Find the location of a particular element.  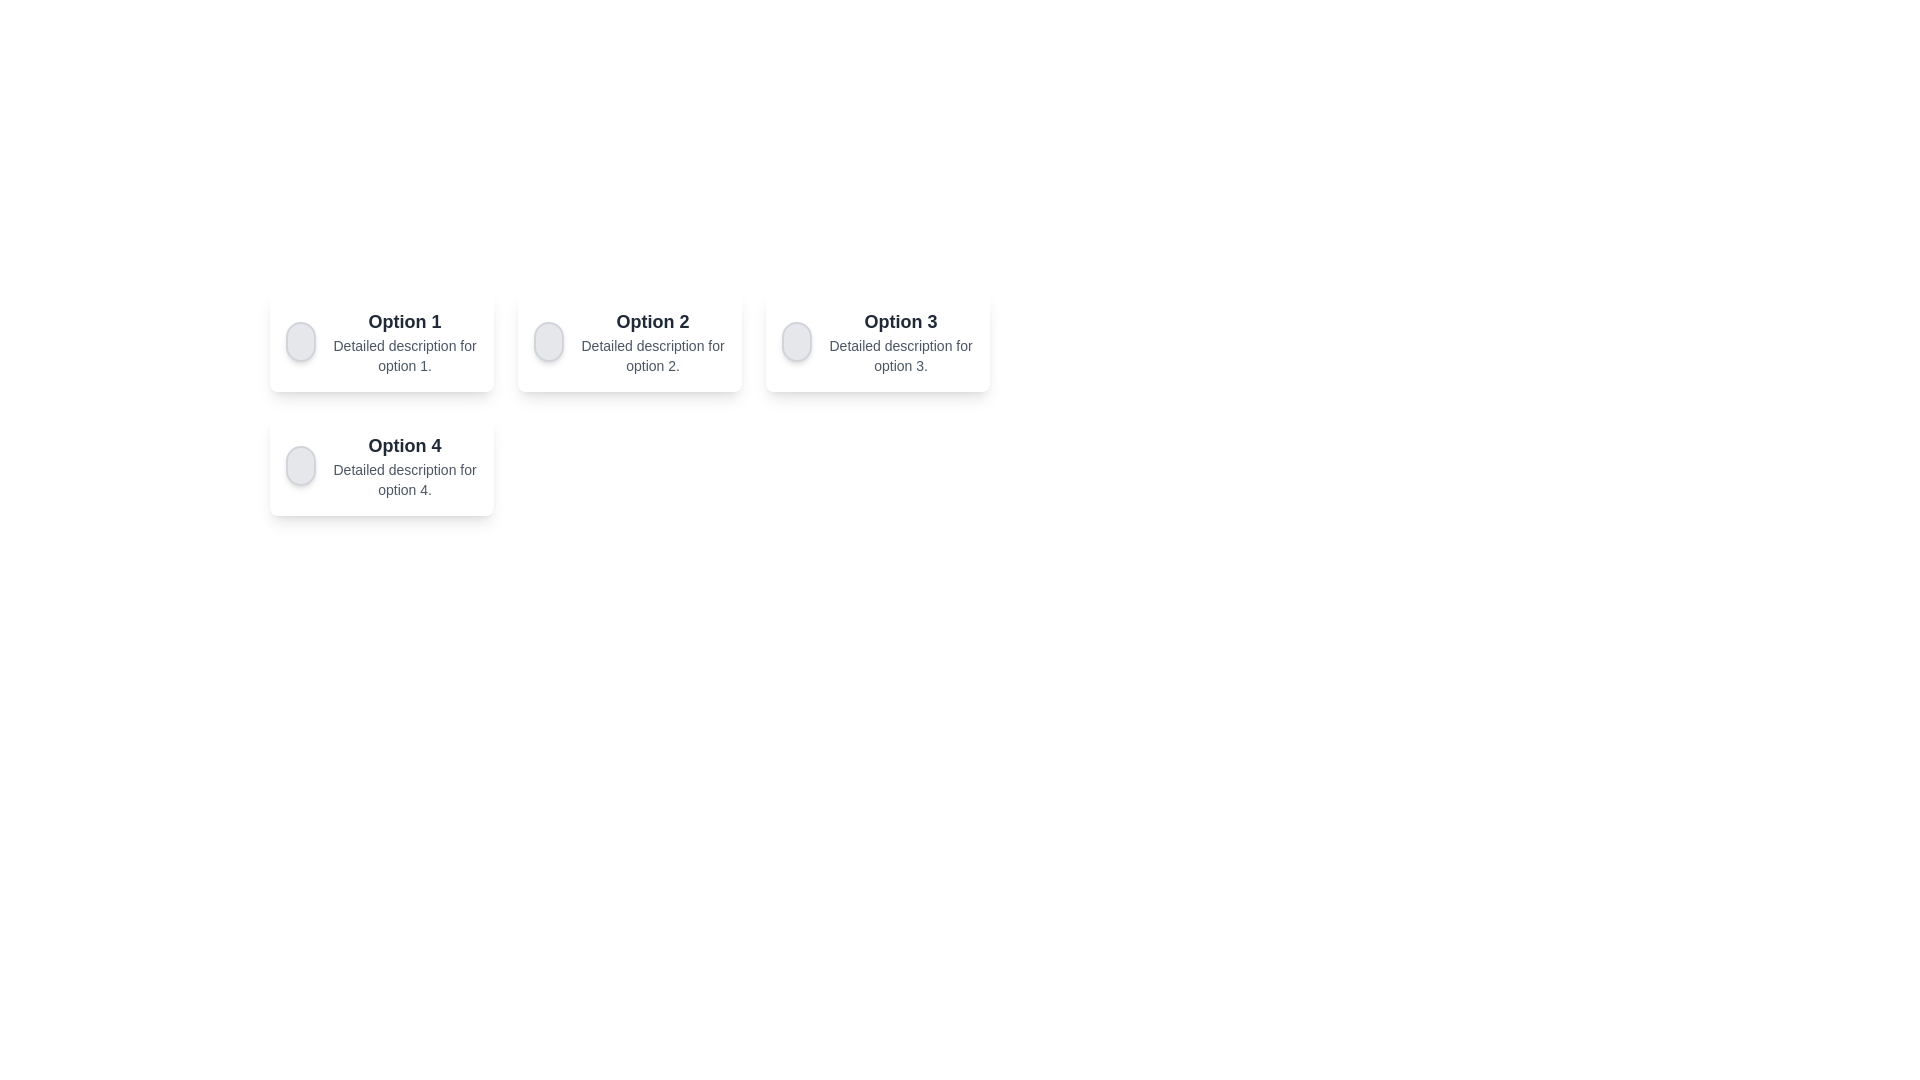

the text label 'Option 2', which is styled with a bold font and dark gray color, located in the top row and second column of a grid, directly below the graphical toggle switch for 'Option 2' is located at coordinates (652, 320).